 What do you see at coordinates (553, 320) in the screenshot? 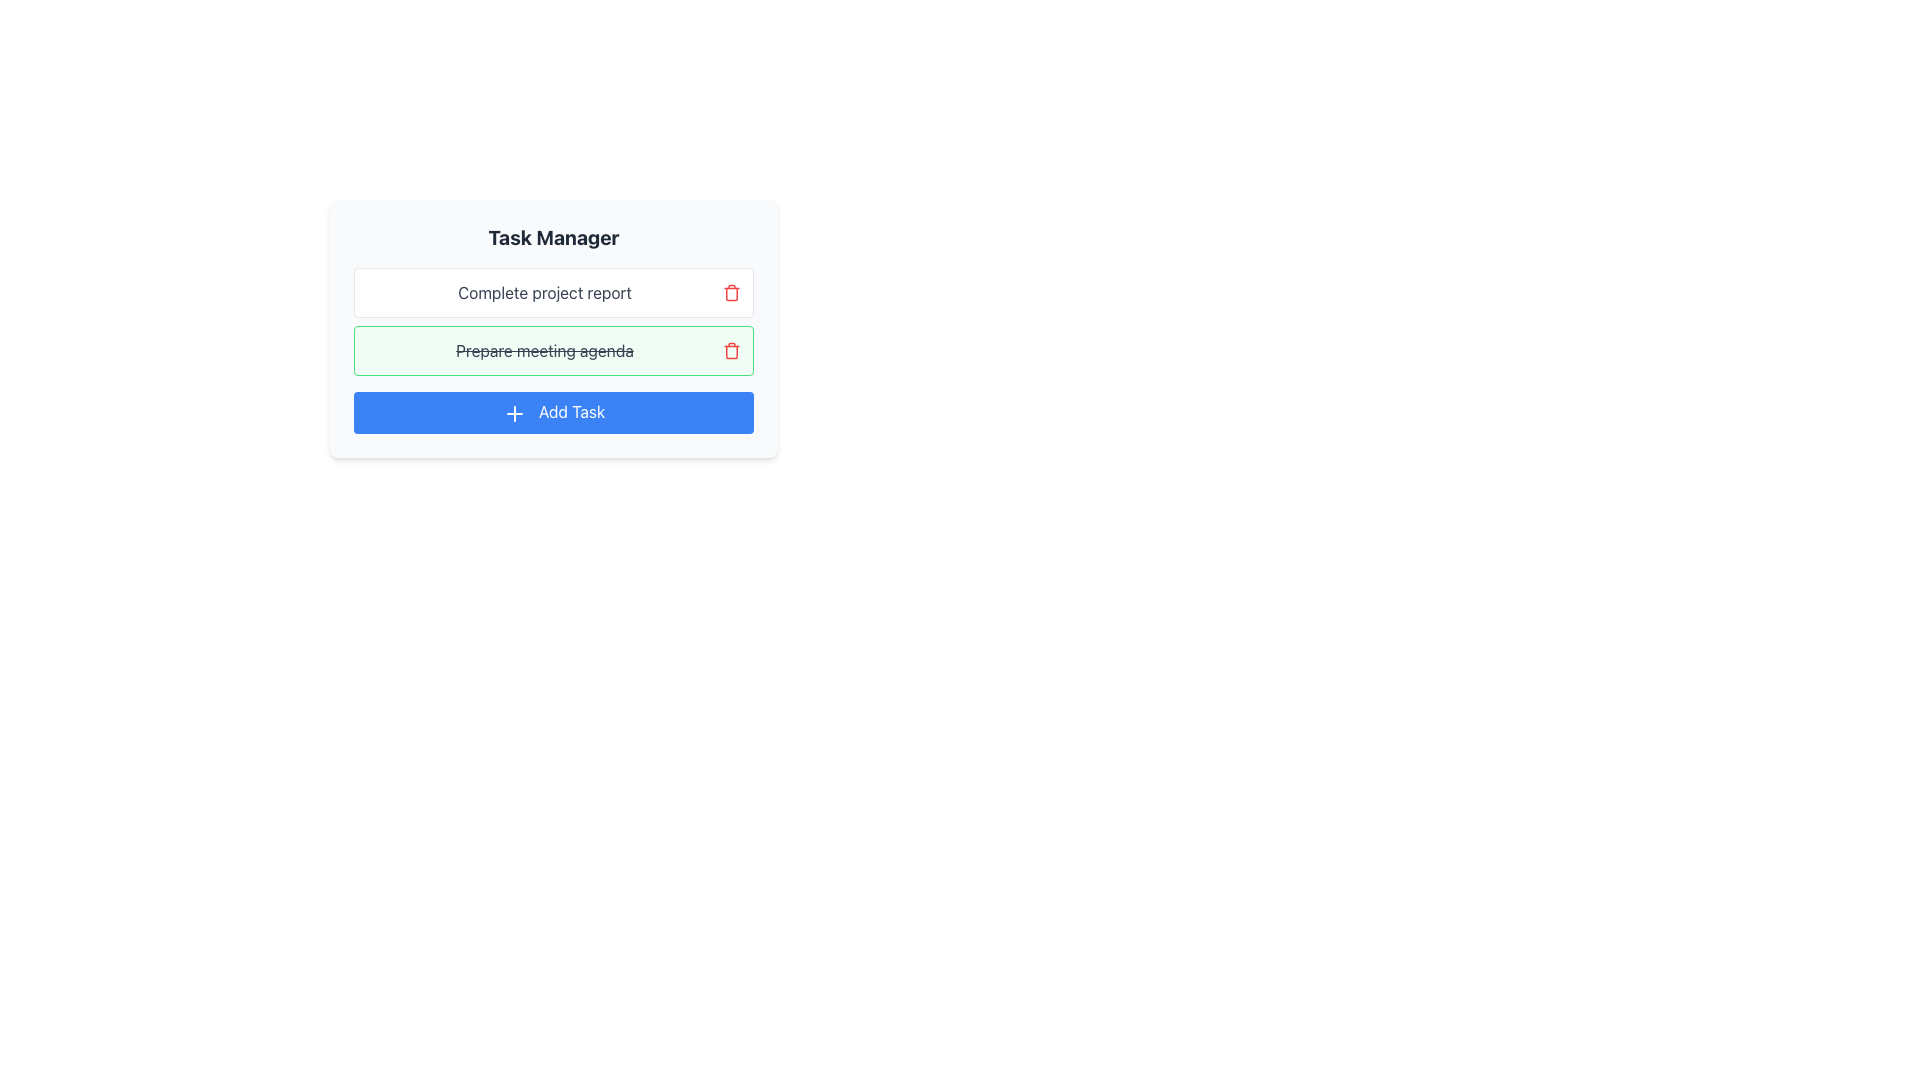
I see `the second entry of the task list labeled 'Prepare meeting agenda' with a strikethrough style` at bounding box center [553, 320].